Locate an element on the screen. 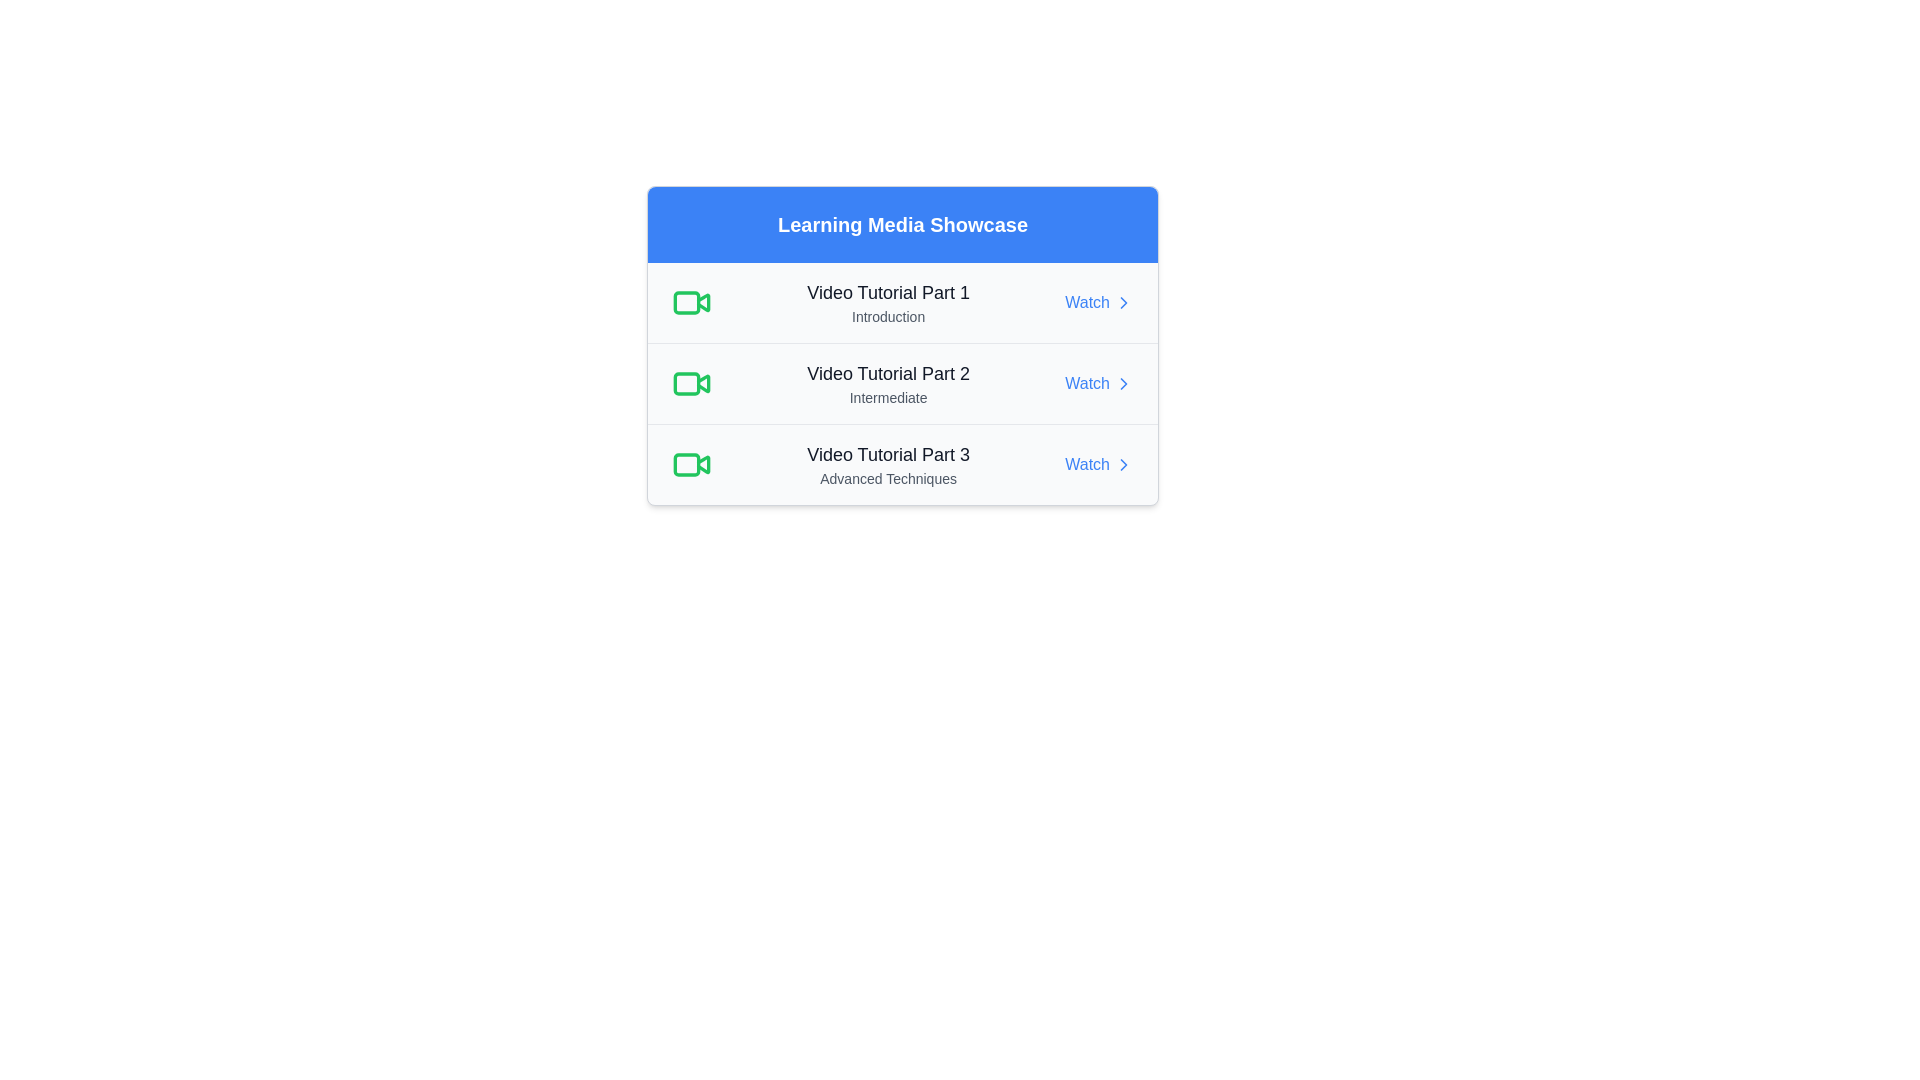  the chevron-shaped icon pointing to the right, located to the right of the text 'Watch' in the second row of the list for 'Video Tutorial Part 2 Intermediate' is located at coordinates (1123, 384).